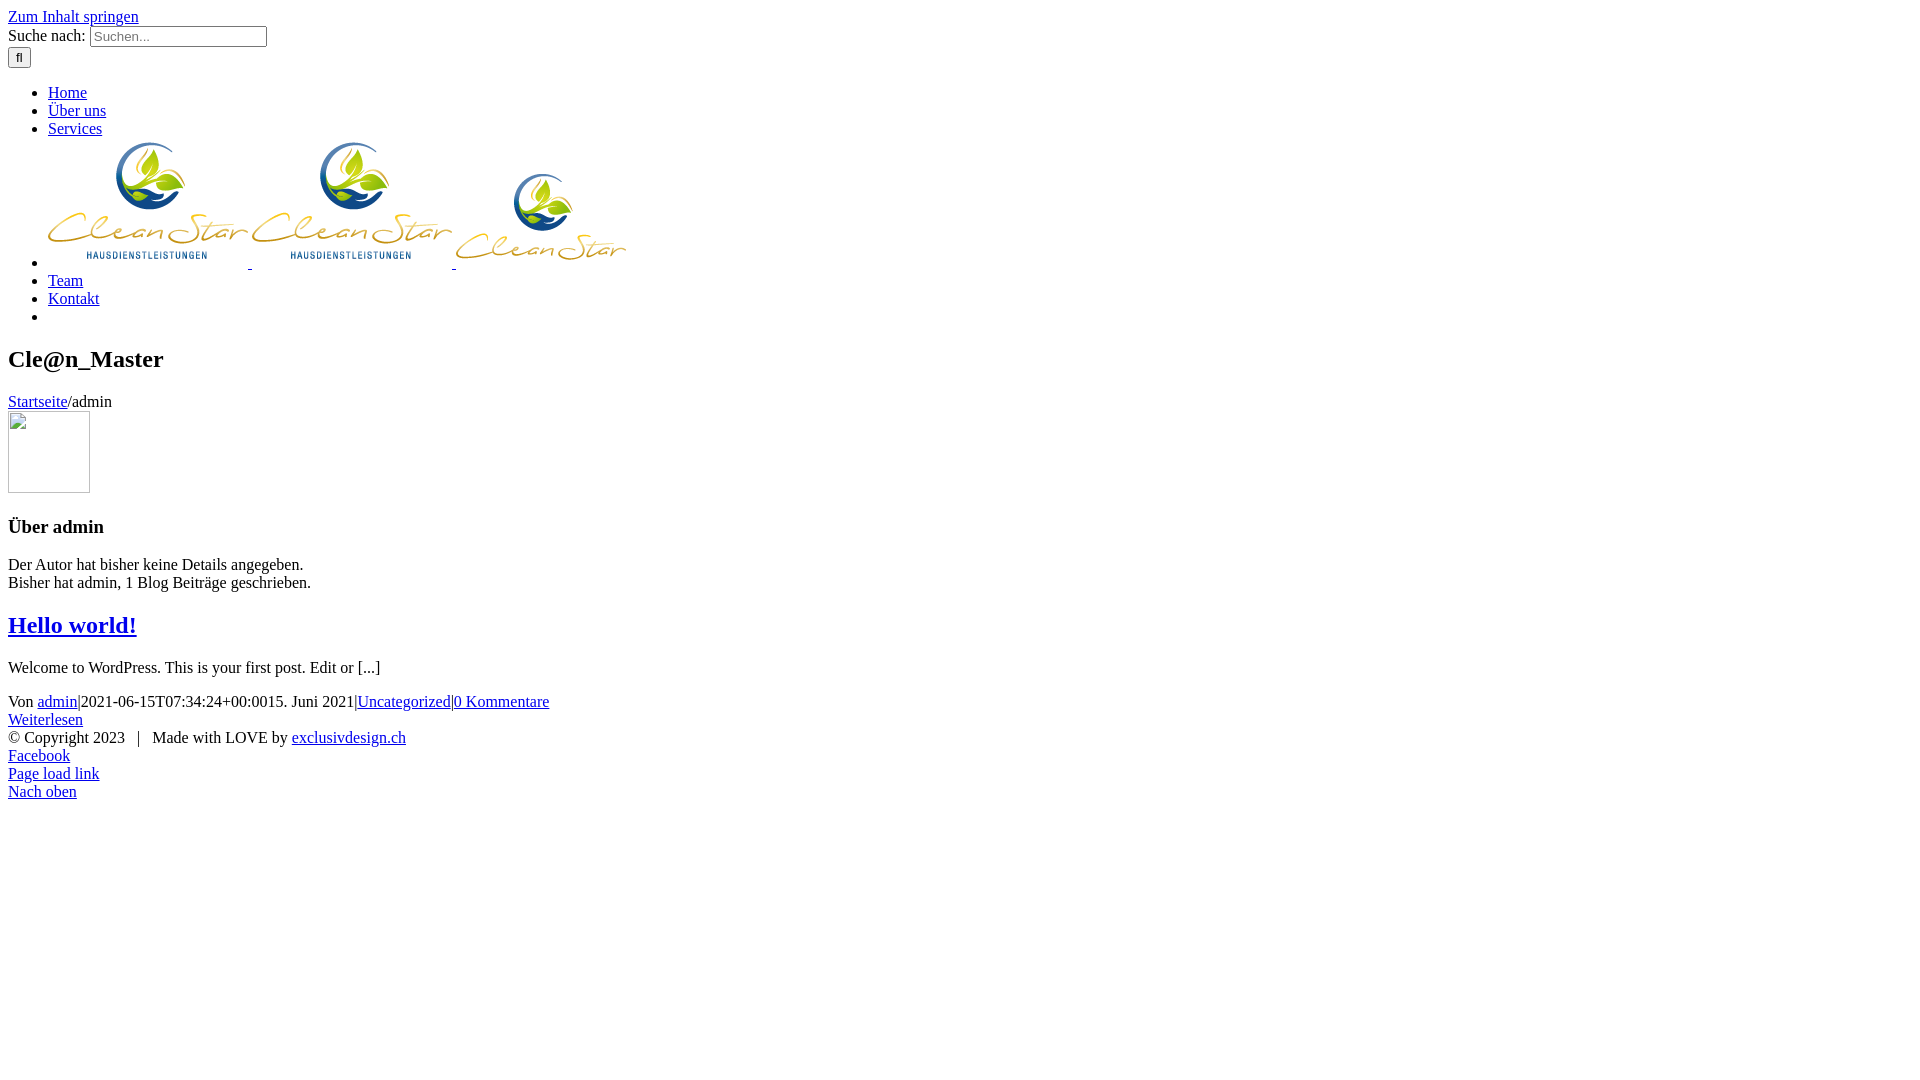 The height and width of the screenshot is (1080, 1920). I want to click on 'exclusivdesign.ch', so click(349, 737).